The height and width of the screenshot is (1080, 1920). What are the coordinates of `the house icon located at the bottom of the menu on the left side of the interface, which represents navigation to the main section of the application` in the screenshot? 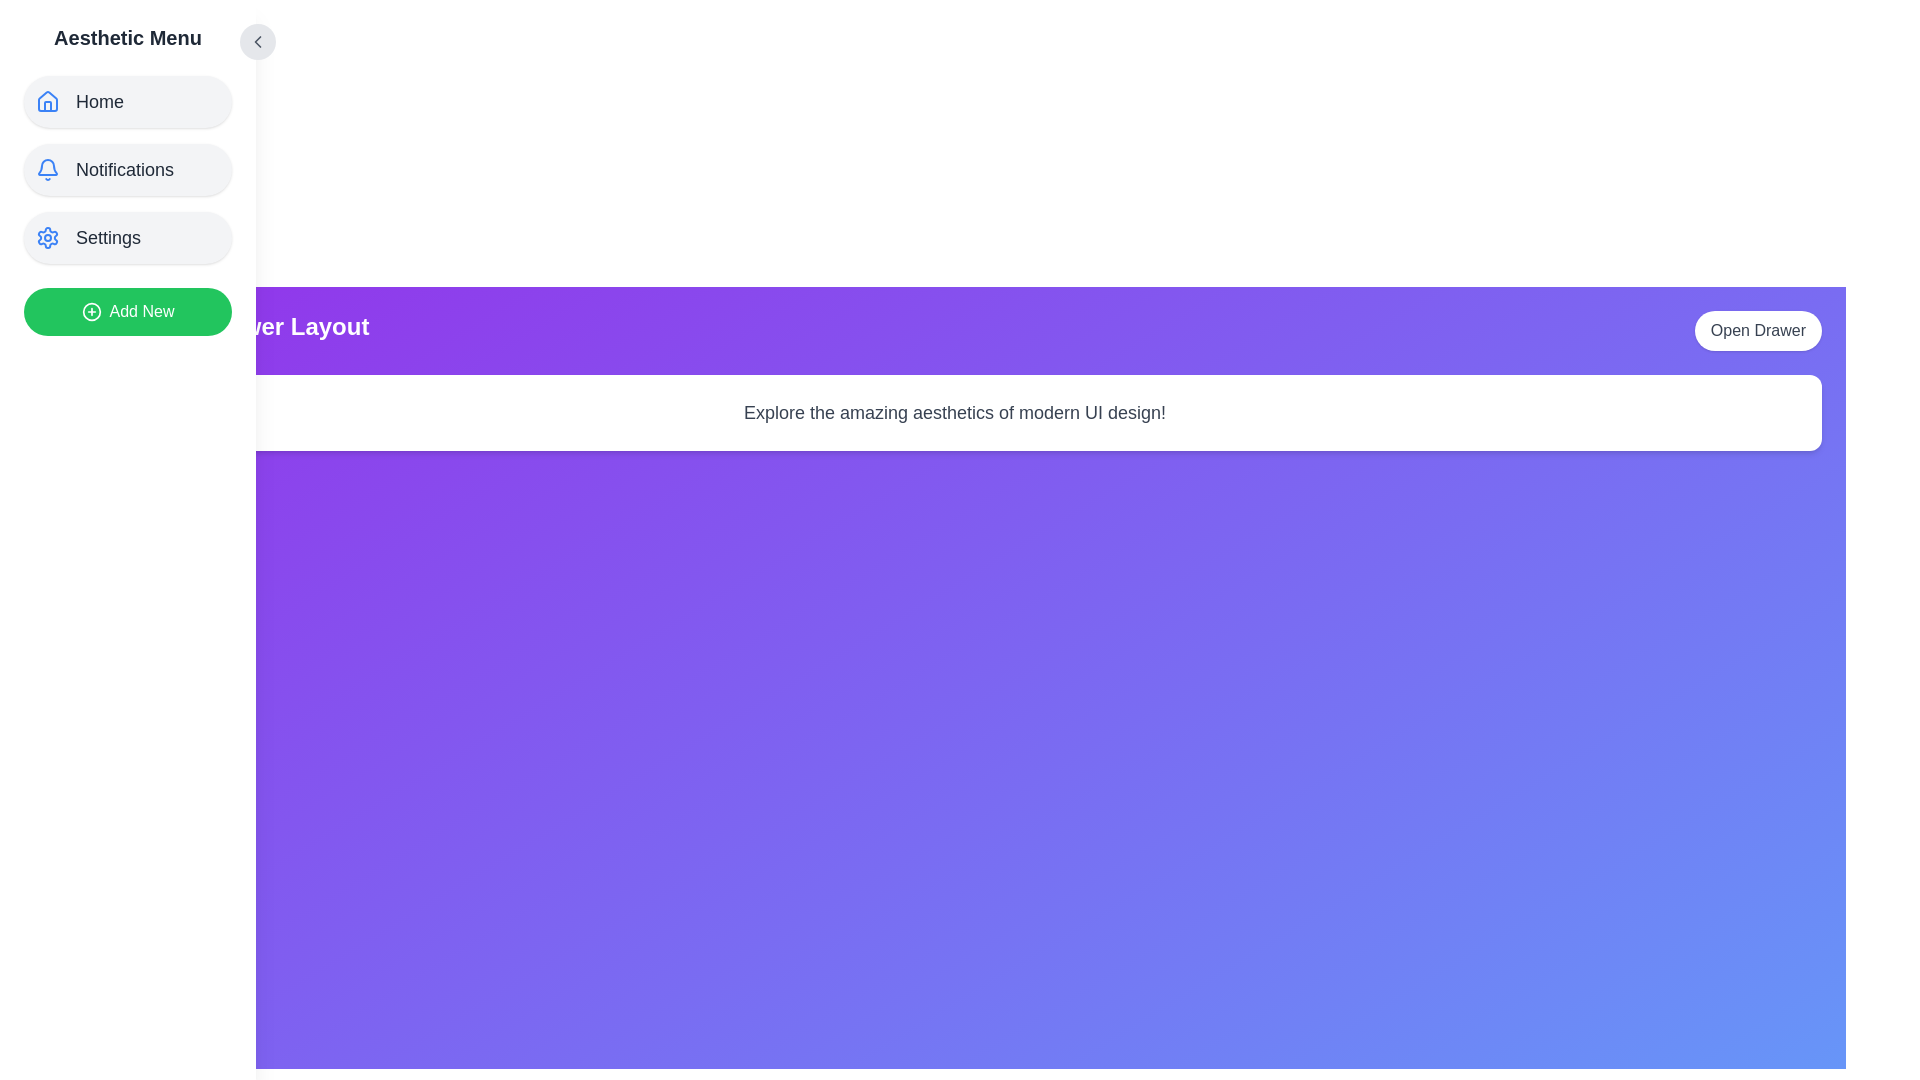 It's located at (48, 106).